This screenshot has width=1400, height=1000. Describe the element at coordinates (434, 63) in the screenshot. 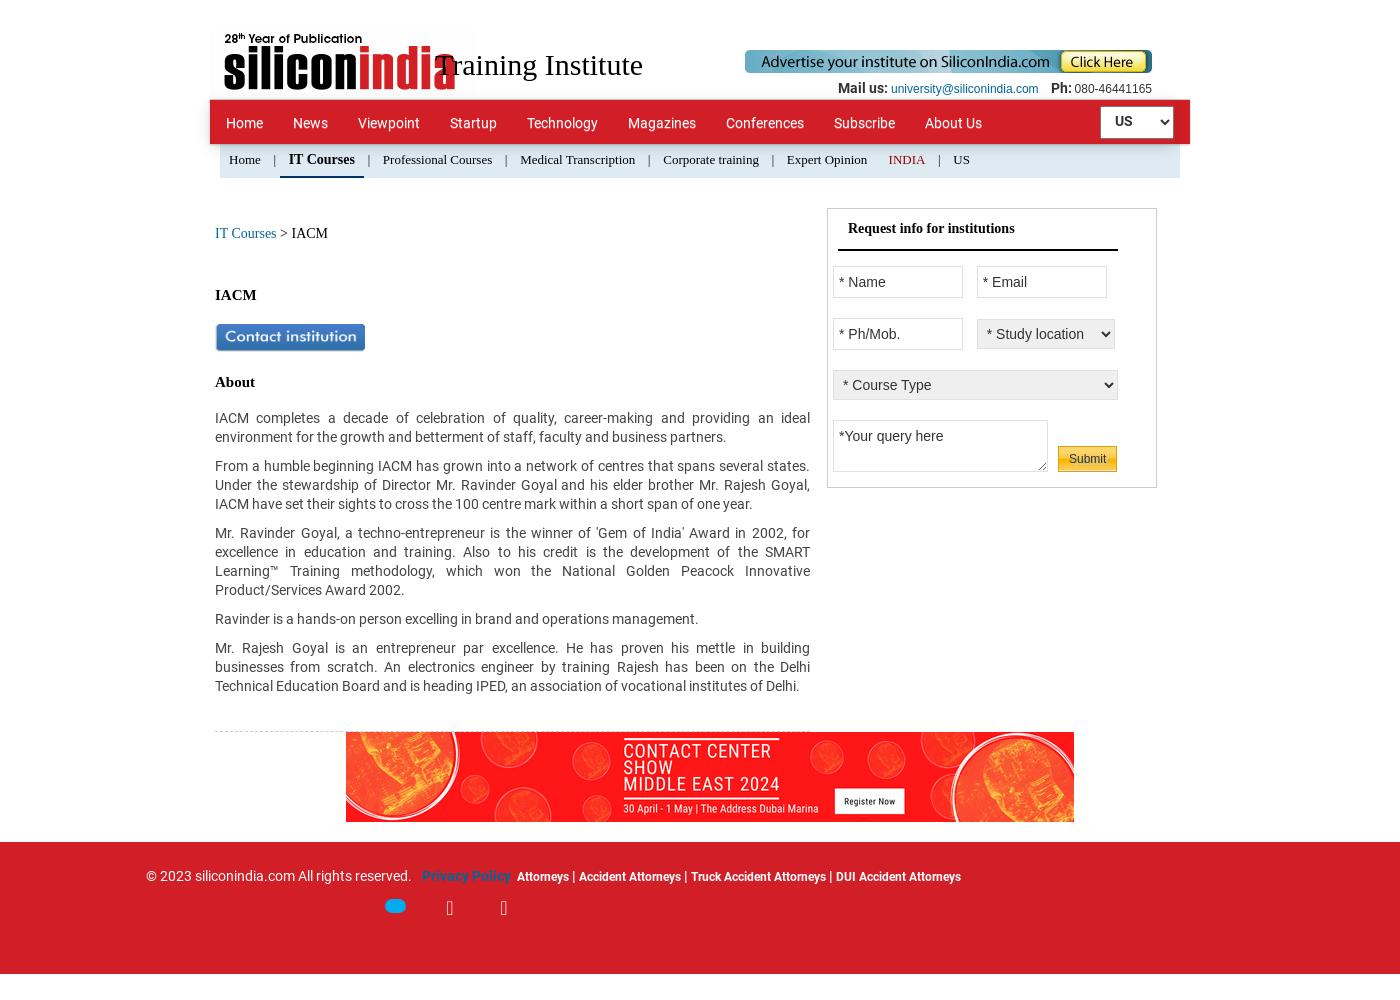

I see `'Training Institute'` at that location.